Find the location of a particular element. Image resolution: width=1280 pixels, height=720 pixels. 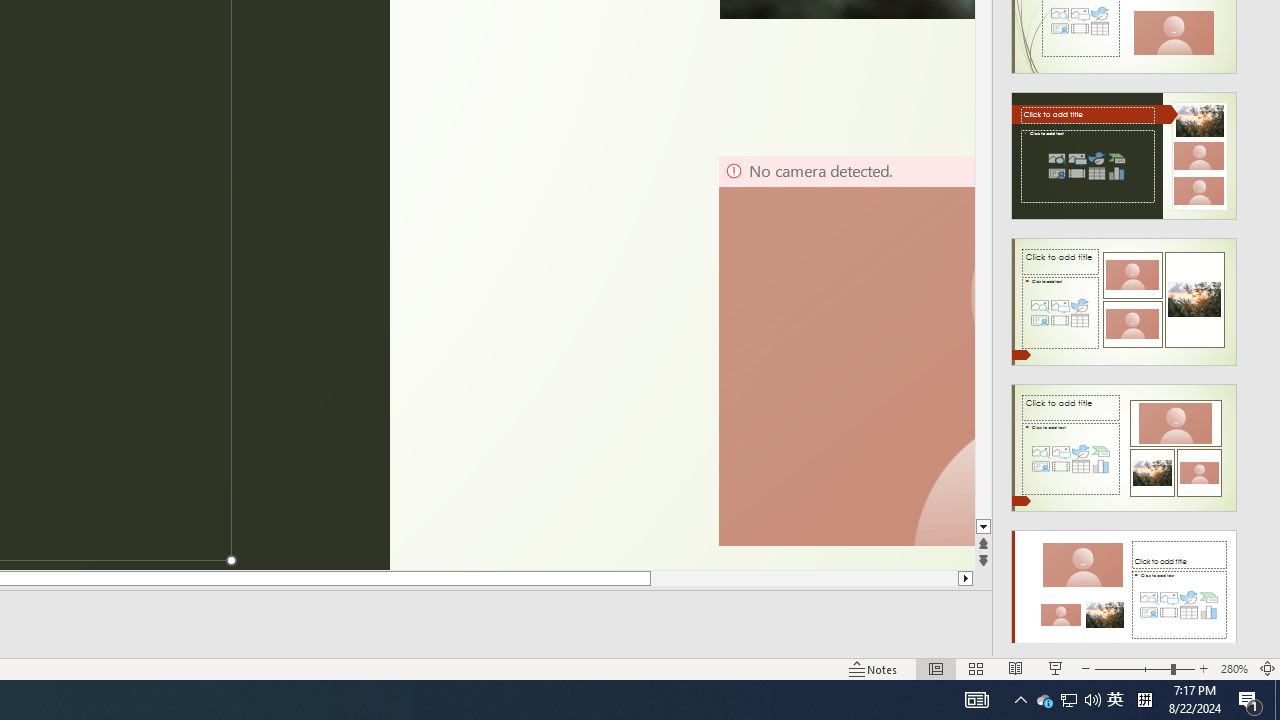

'Line down' is located at coordinates (983, 526).